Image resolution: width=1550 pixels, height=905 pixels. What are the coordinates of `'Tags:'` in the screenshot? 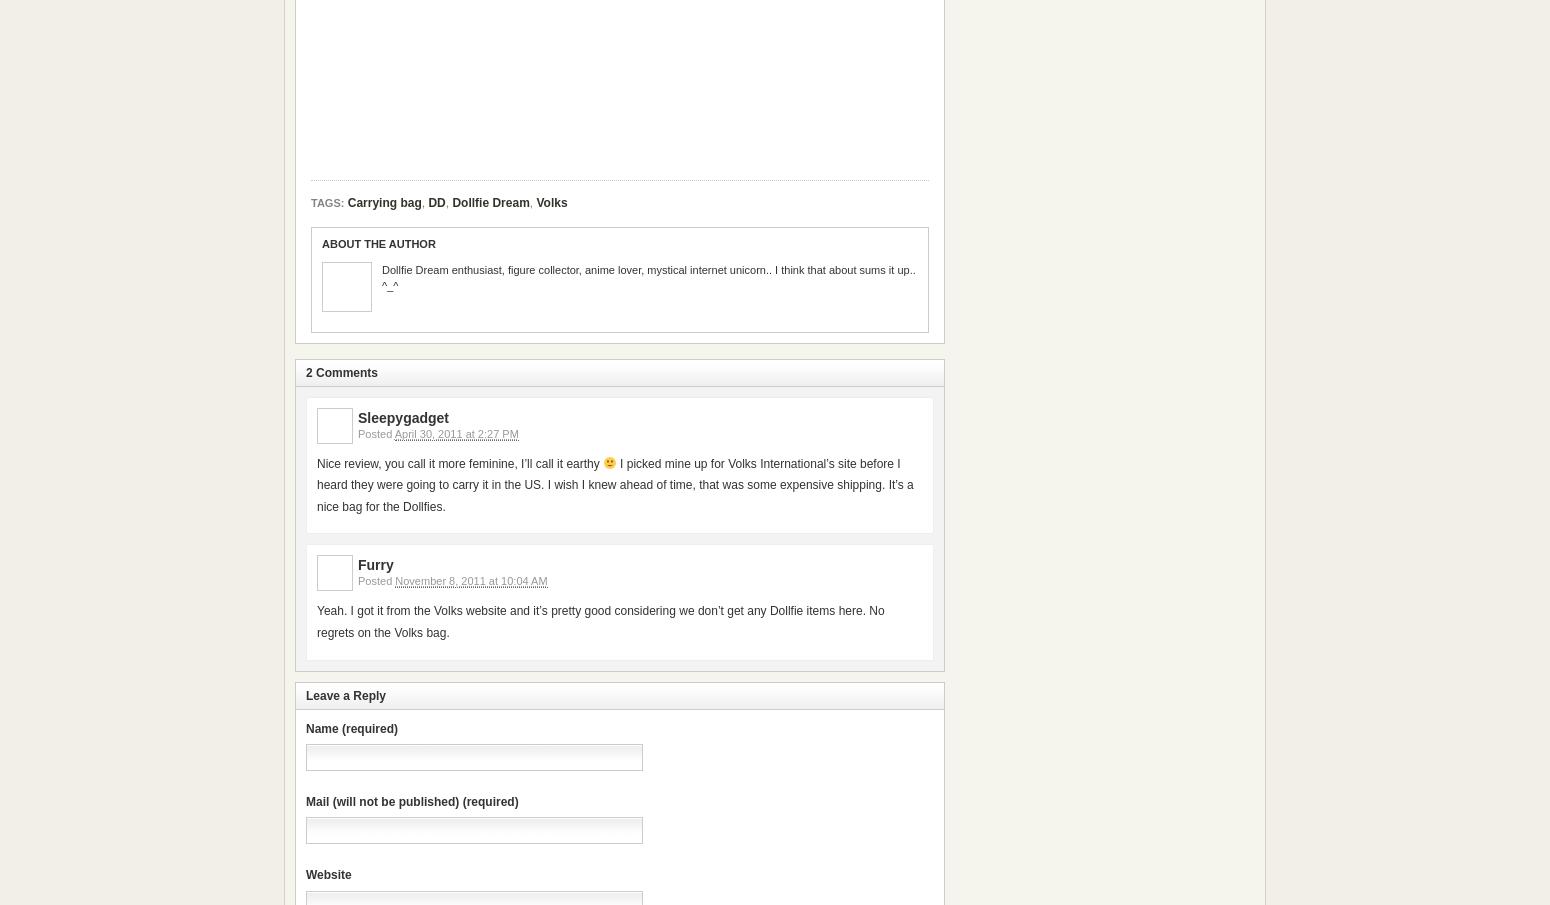 It's located at (326, 201).